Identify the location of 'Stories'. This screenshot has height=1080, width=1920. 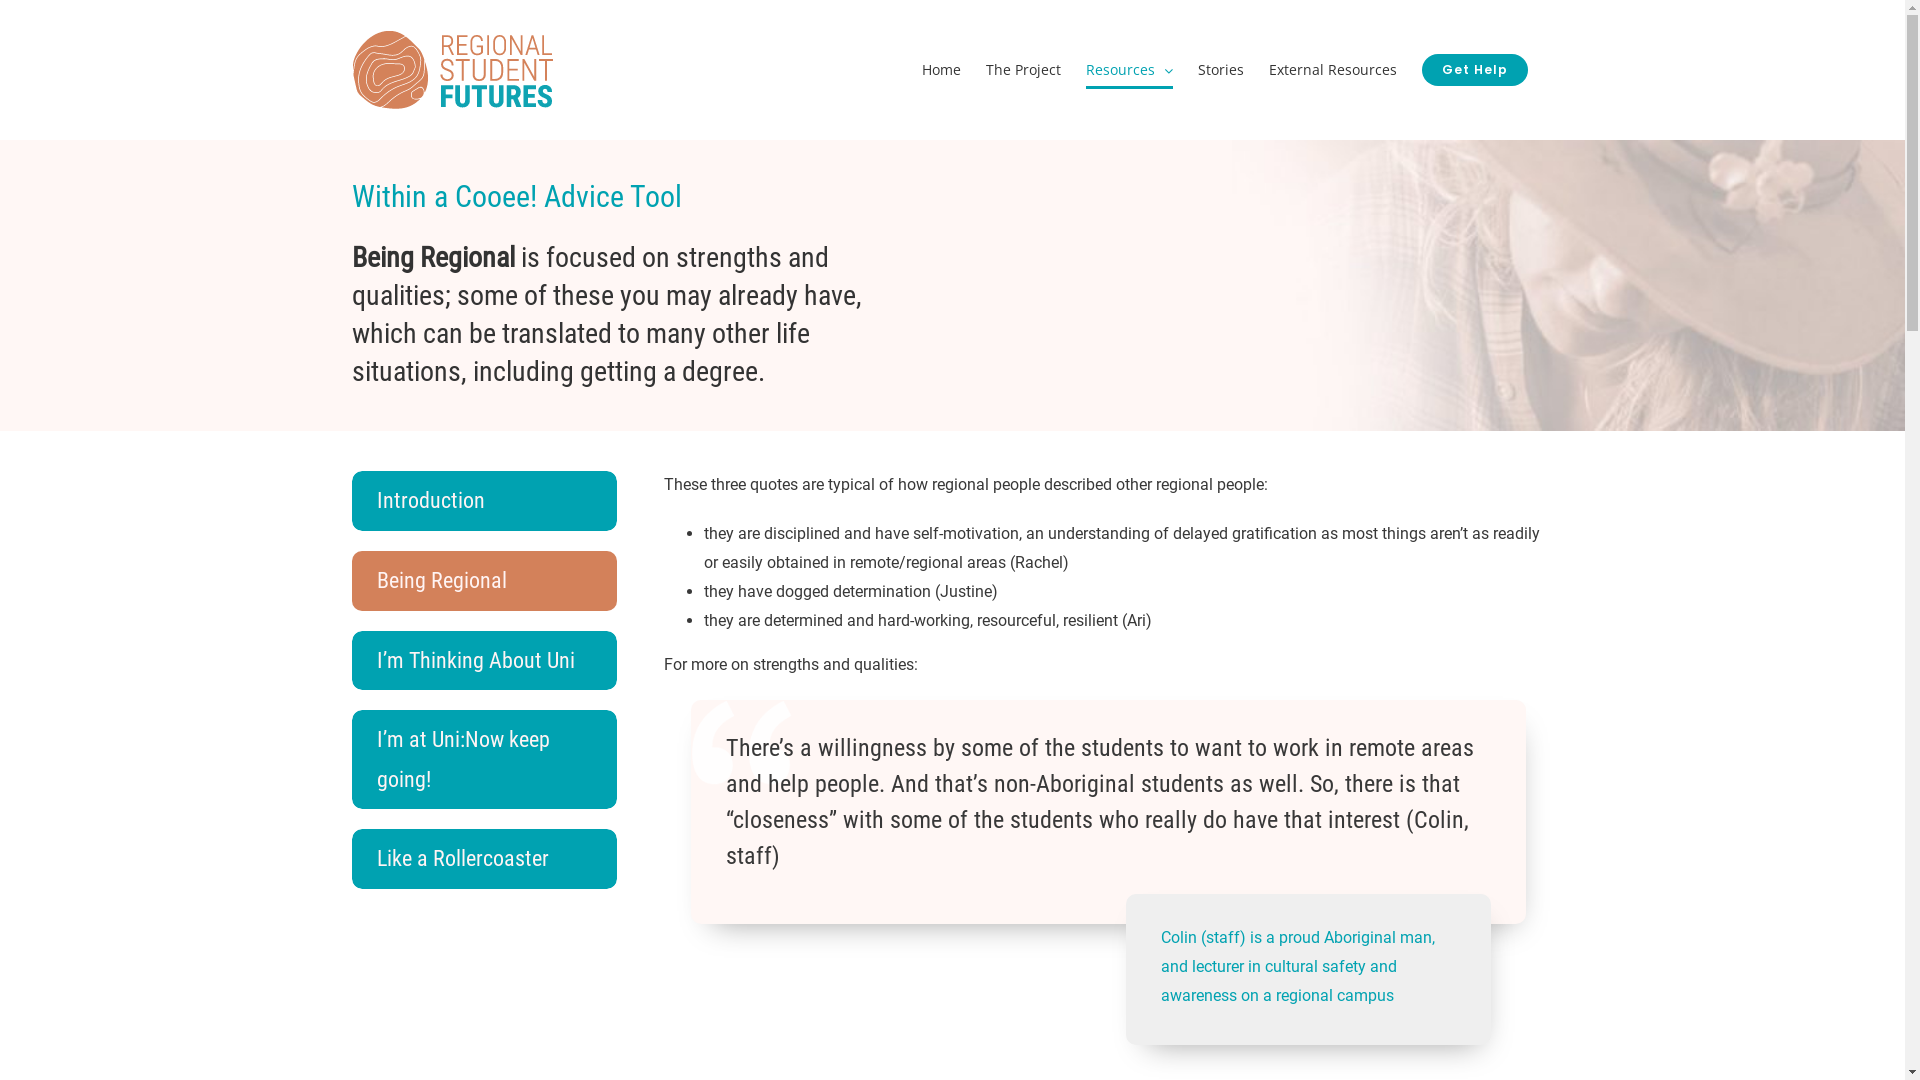
(1219, 68).